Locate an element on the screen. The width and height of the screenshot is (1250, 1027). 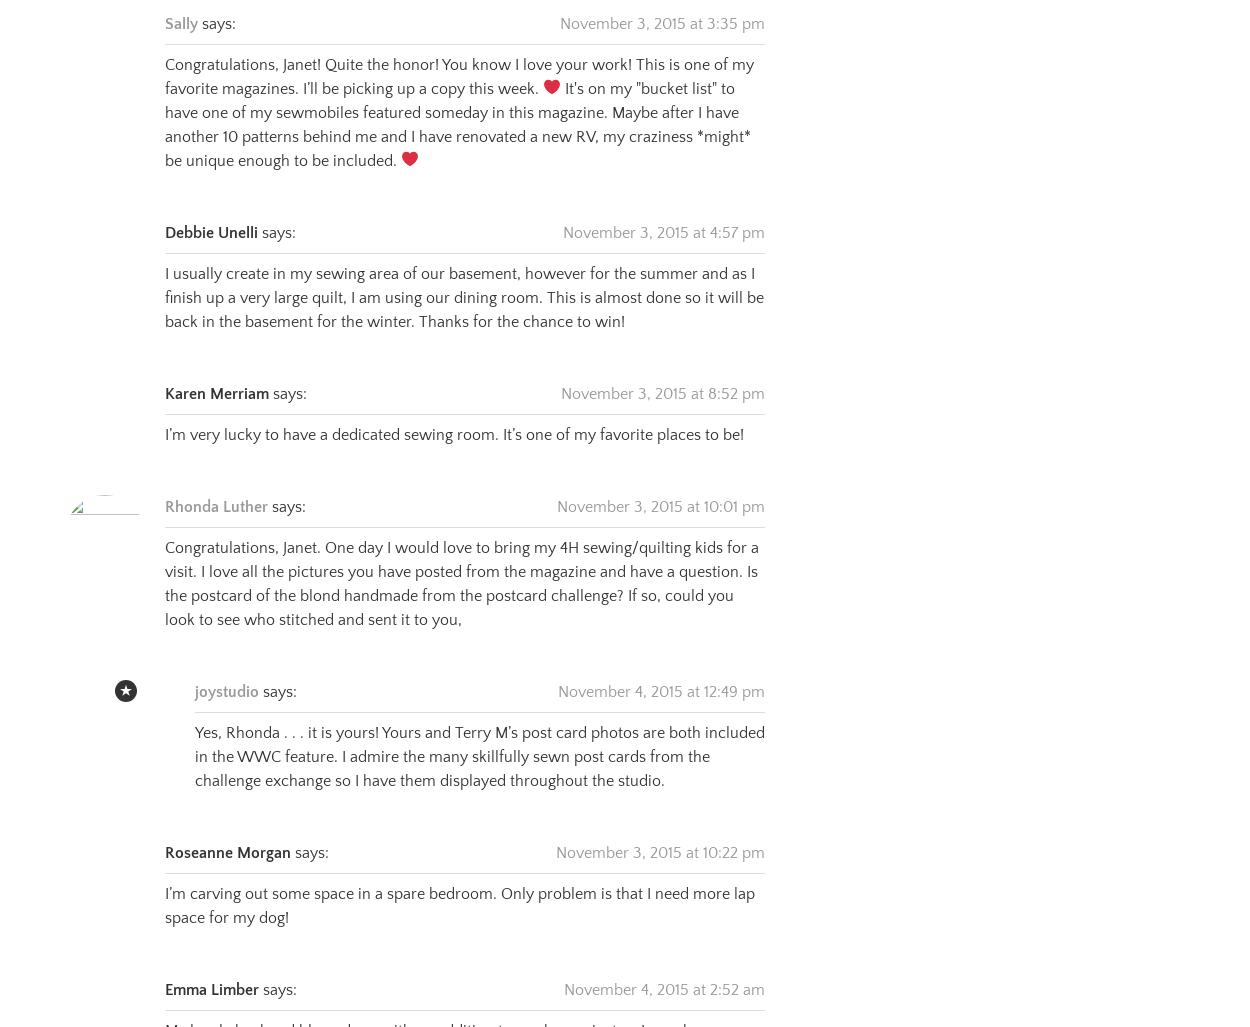
'Congratulations, Janet!   Quite the honor!   You know I love your work!    This is one of my favorite magazines.  I’ll be picking up a copy this week.' is located at coordinates (458, 51).